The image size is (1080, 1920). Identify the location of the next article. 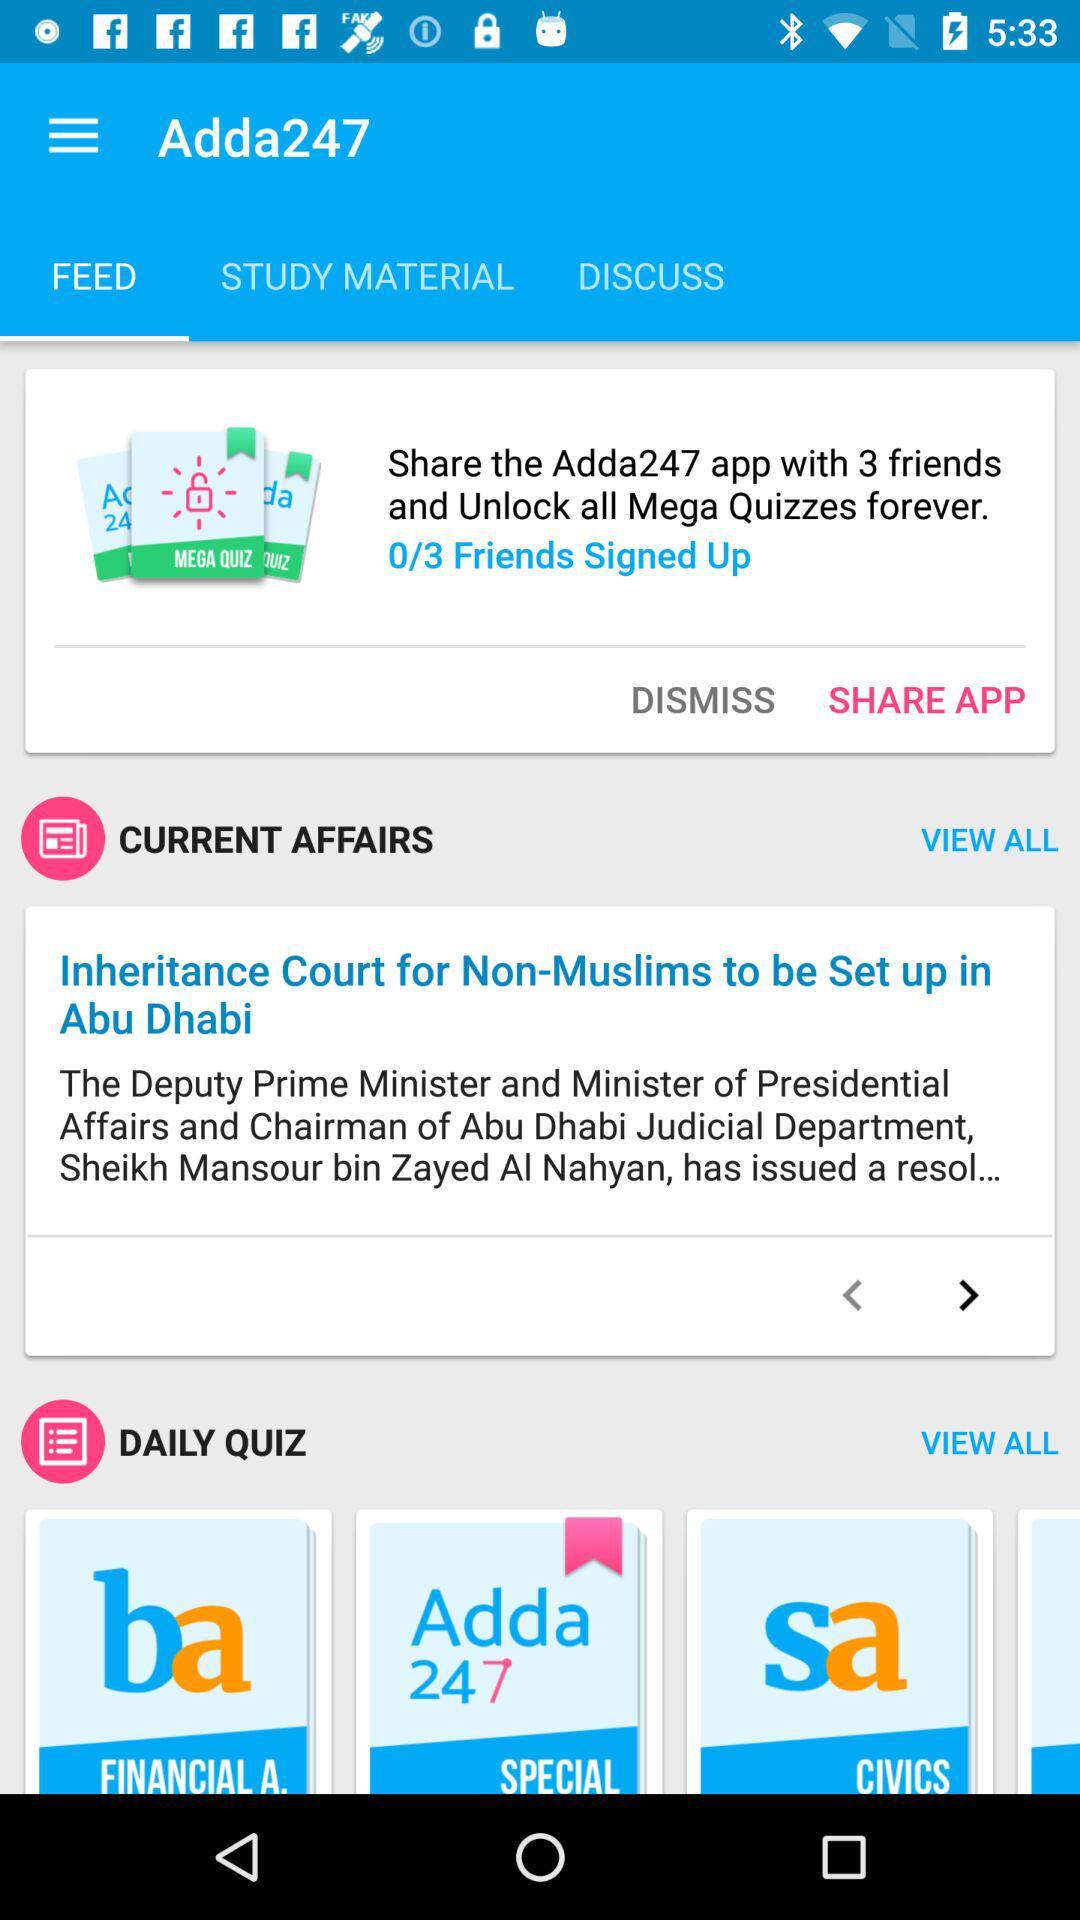
(967, 1295).